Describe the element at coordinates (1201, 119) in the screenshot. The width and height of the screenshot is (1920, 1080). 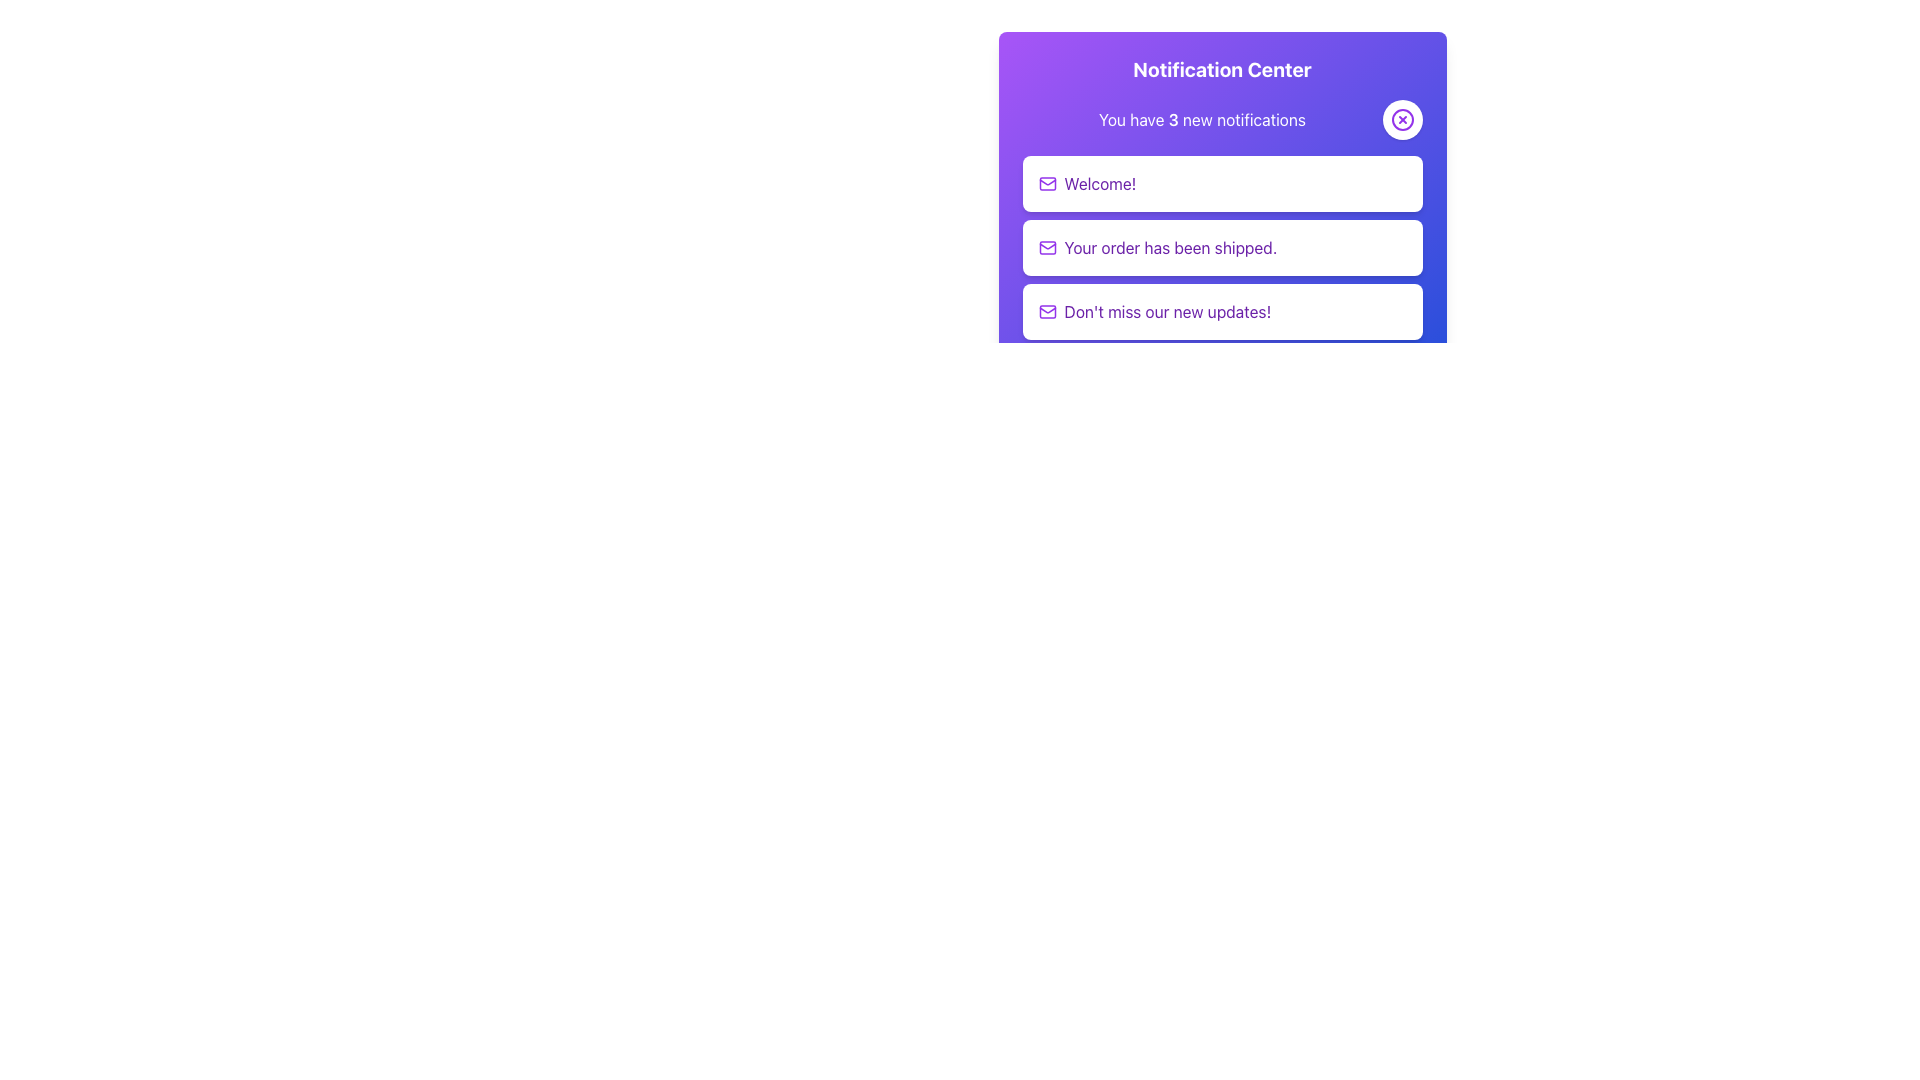
I see `the plain text notification stating 'You have 3 new notifications' which is rendered in white on a gradient background, positioned below the 'Notification Center' title` at that location.